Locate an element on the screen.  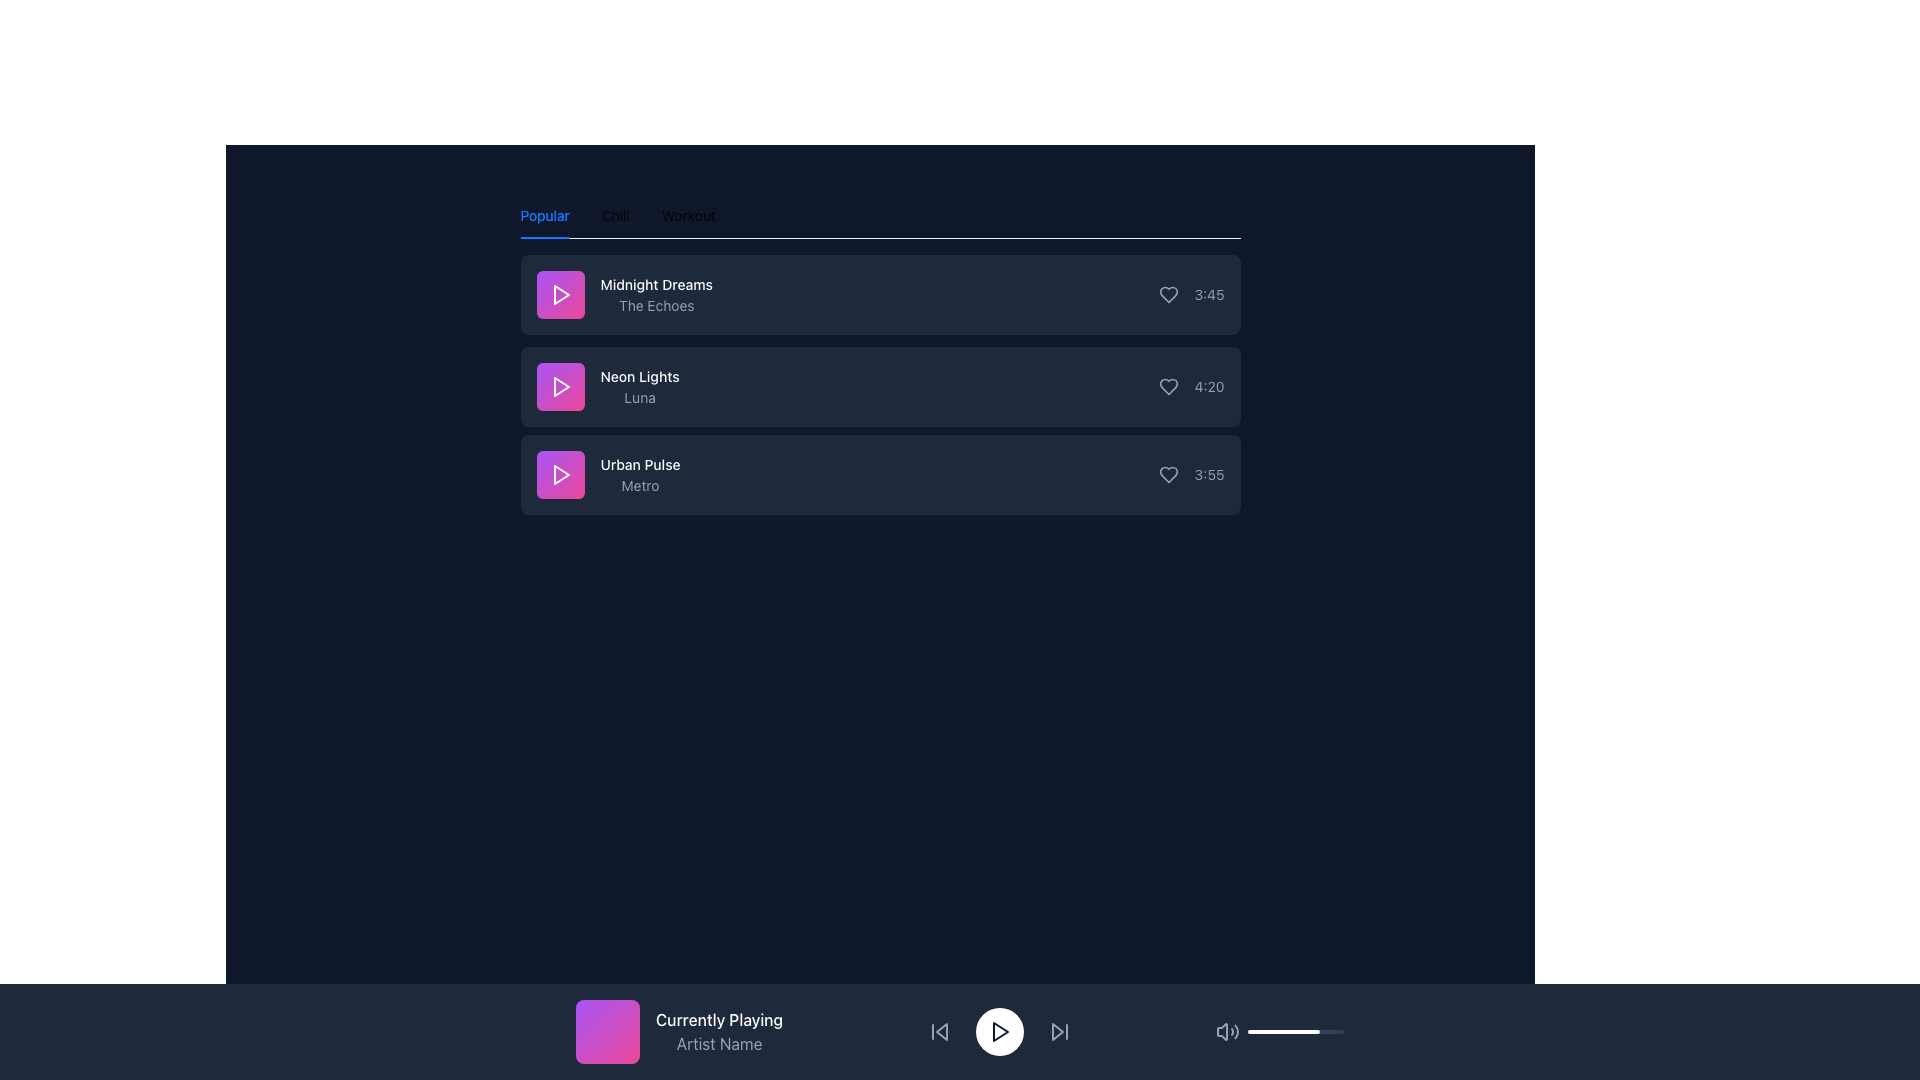
the 'Chill' tab in the navigation menu is located at coordinates (614, 216).